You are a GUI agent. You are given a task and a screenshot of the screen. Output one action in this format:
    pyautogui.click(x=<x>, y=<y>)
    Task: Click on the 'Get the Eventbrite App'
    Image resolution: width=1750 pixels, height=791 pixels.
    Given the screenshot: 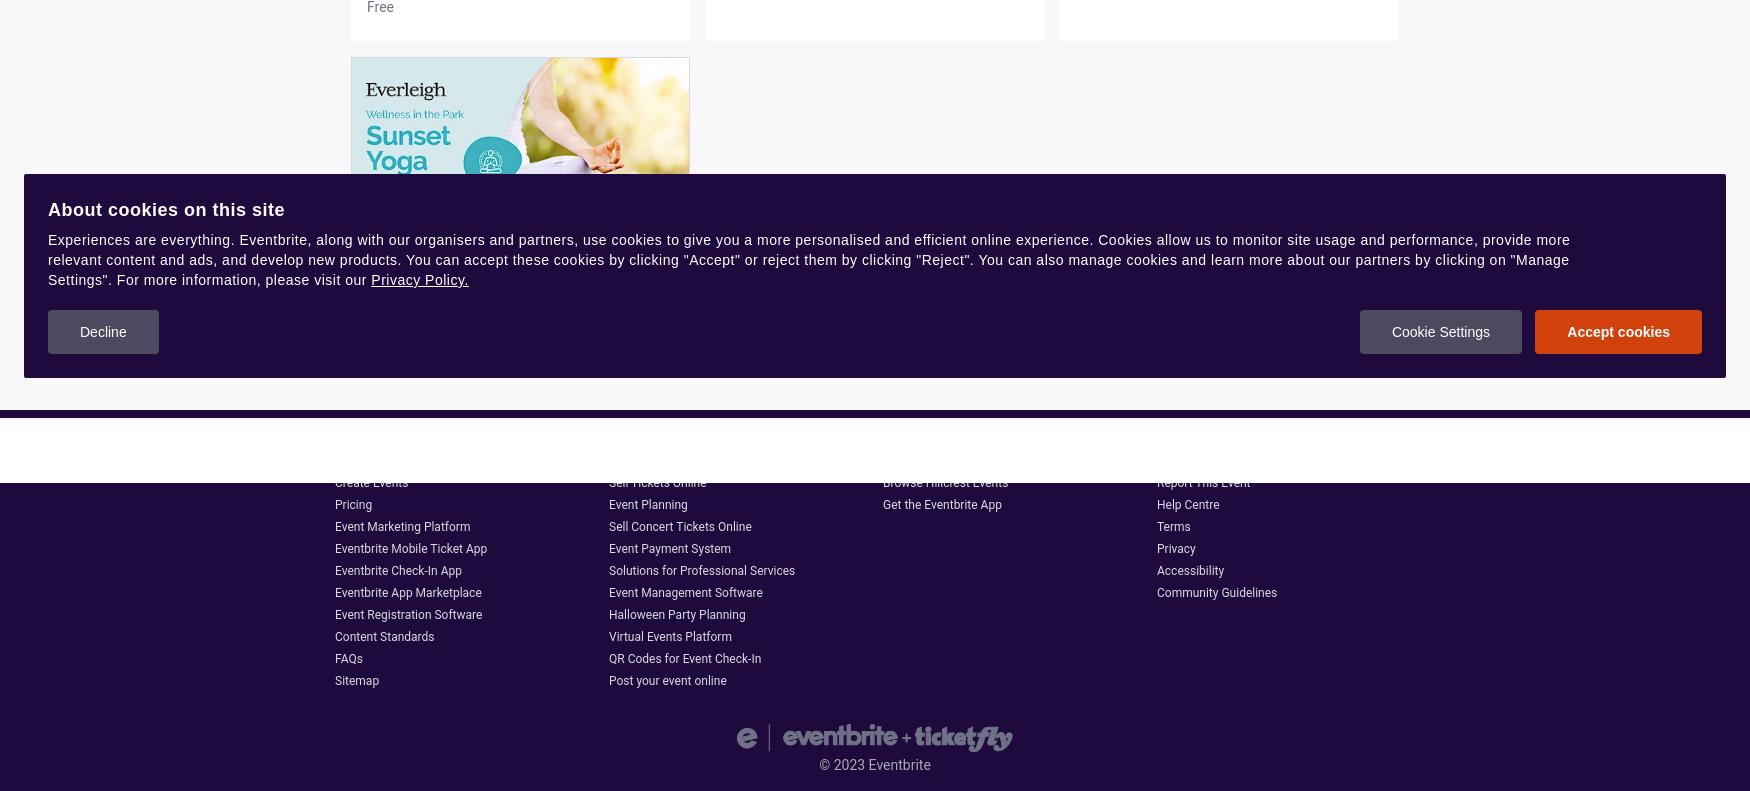 What is the action you would take?
    pyautogui.click(x=882, y=503)
    